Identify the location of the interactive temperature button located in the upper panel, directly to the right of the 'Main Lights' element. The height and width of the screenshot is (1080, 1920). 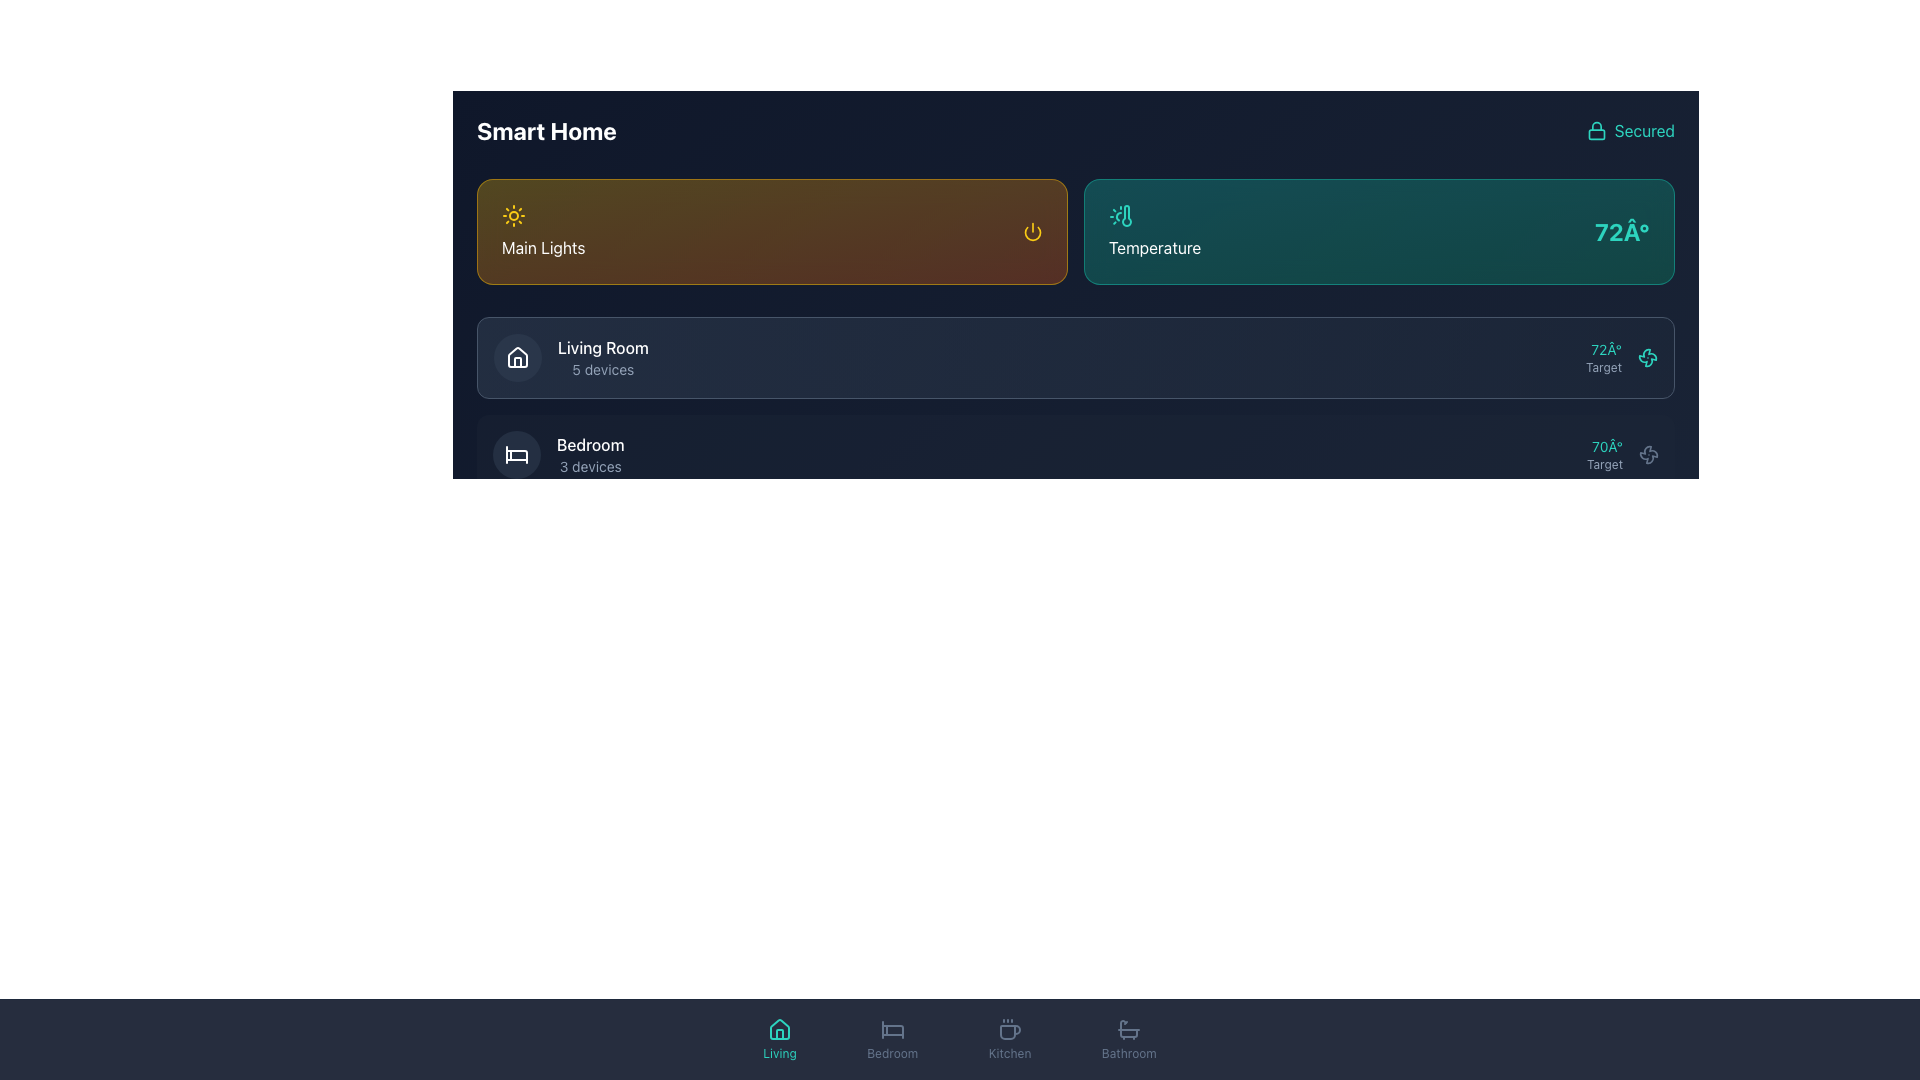
(1378, 230).